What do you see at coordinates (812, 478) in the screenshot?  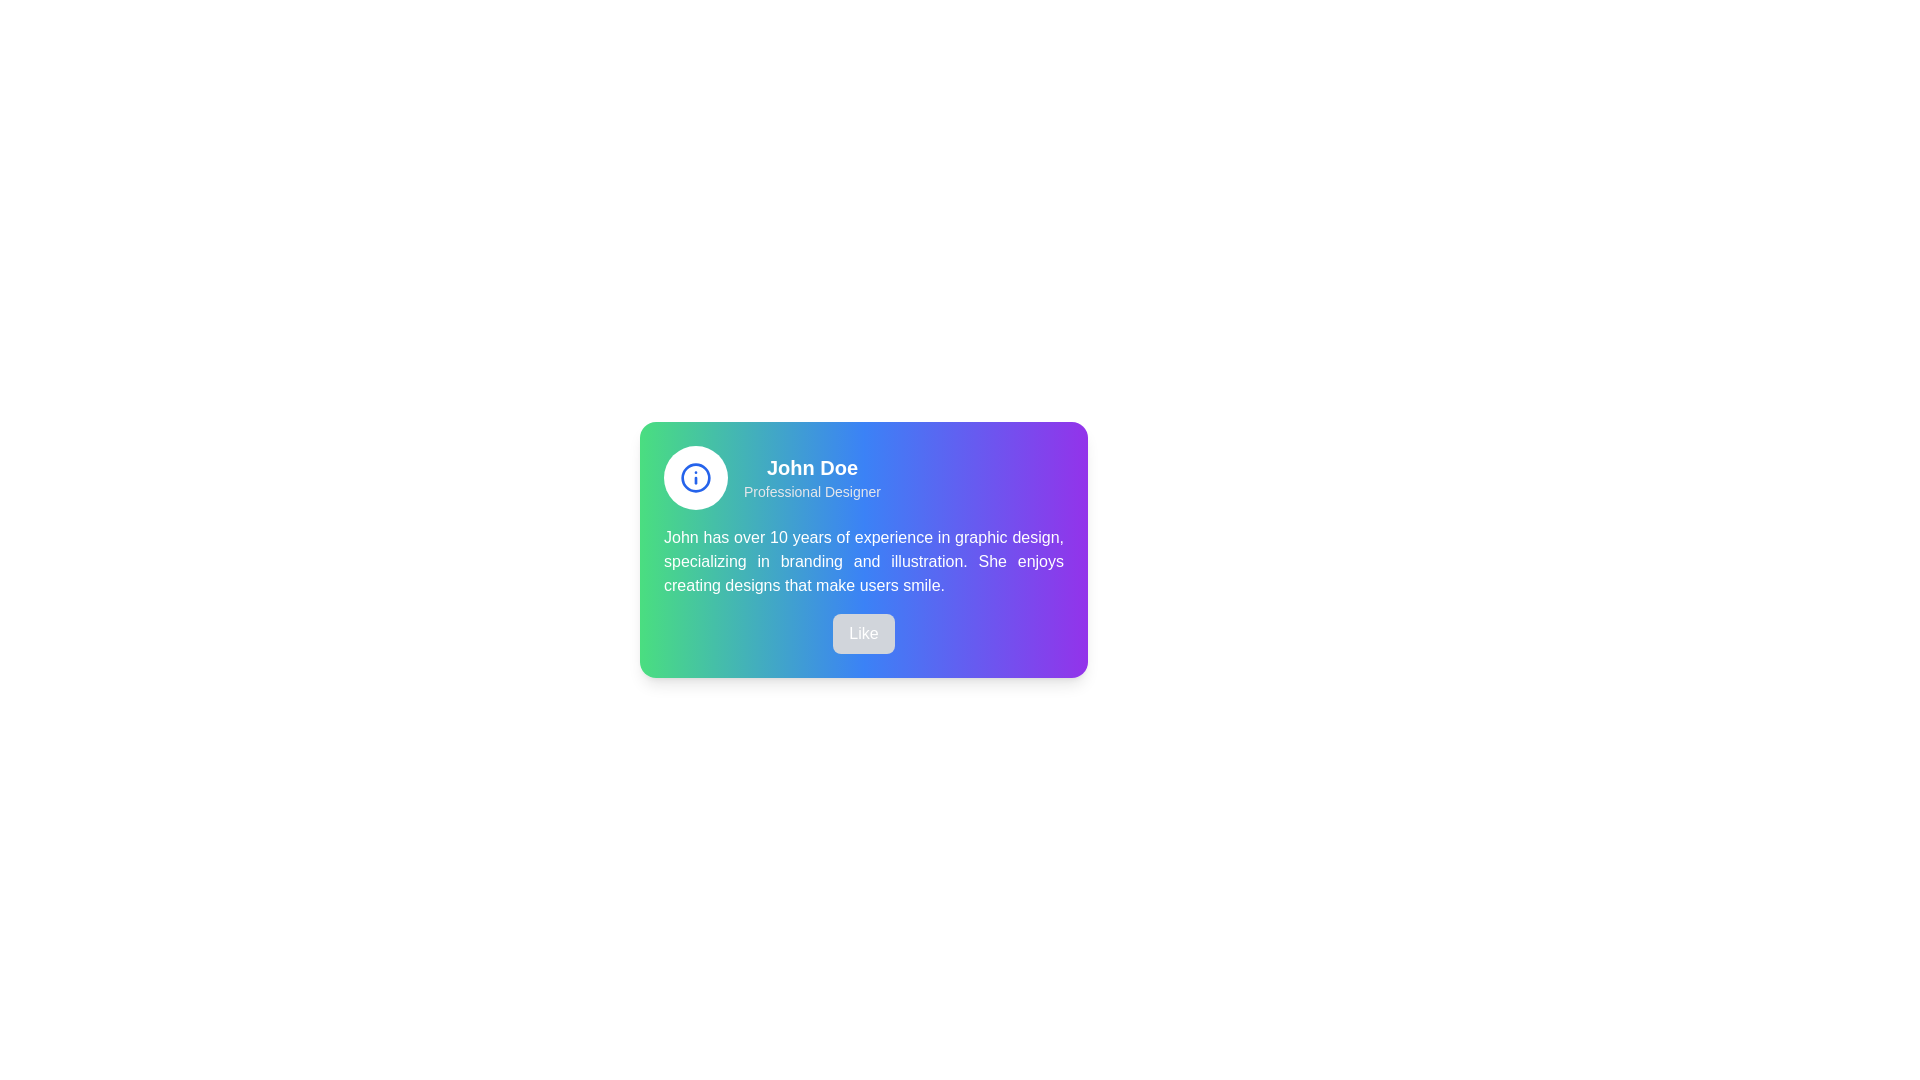 I see `the text label displaying 'John Doe' and 'Professional Designer' located near the top-center area of the interface` at bounding box center [812, 478].